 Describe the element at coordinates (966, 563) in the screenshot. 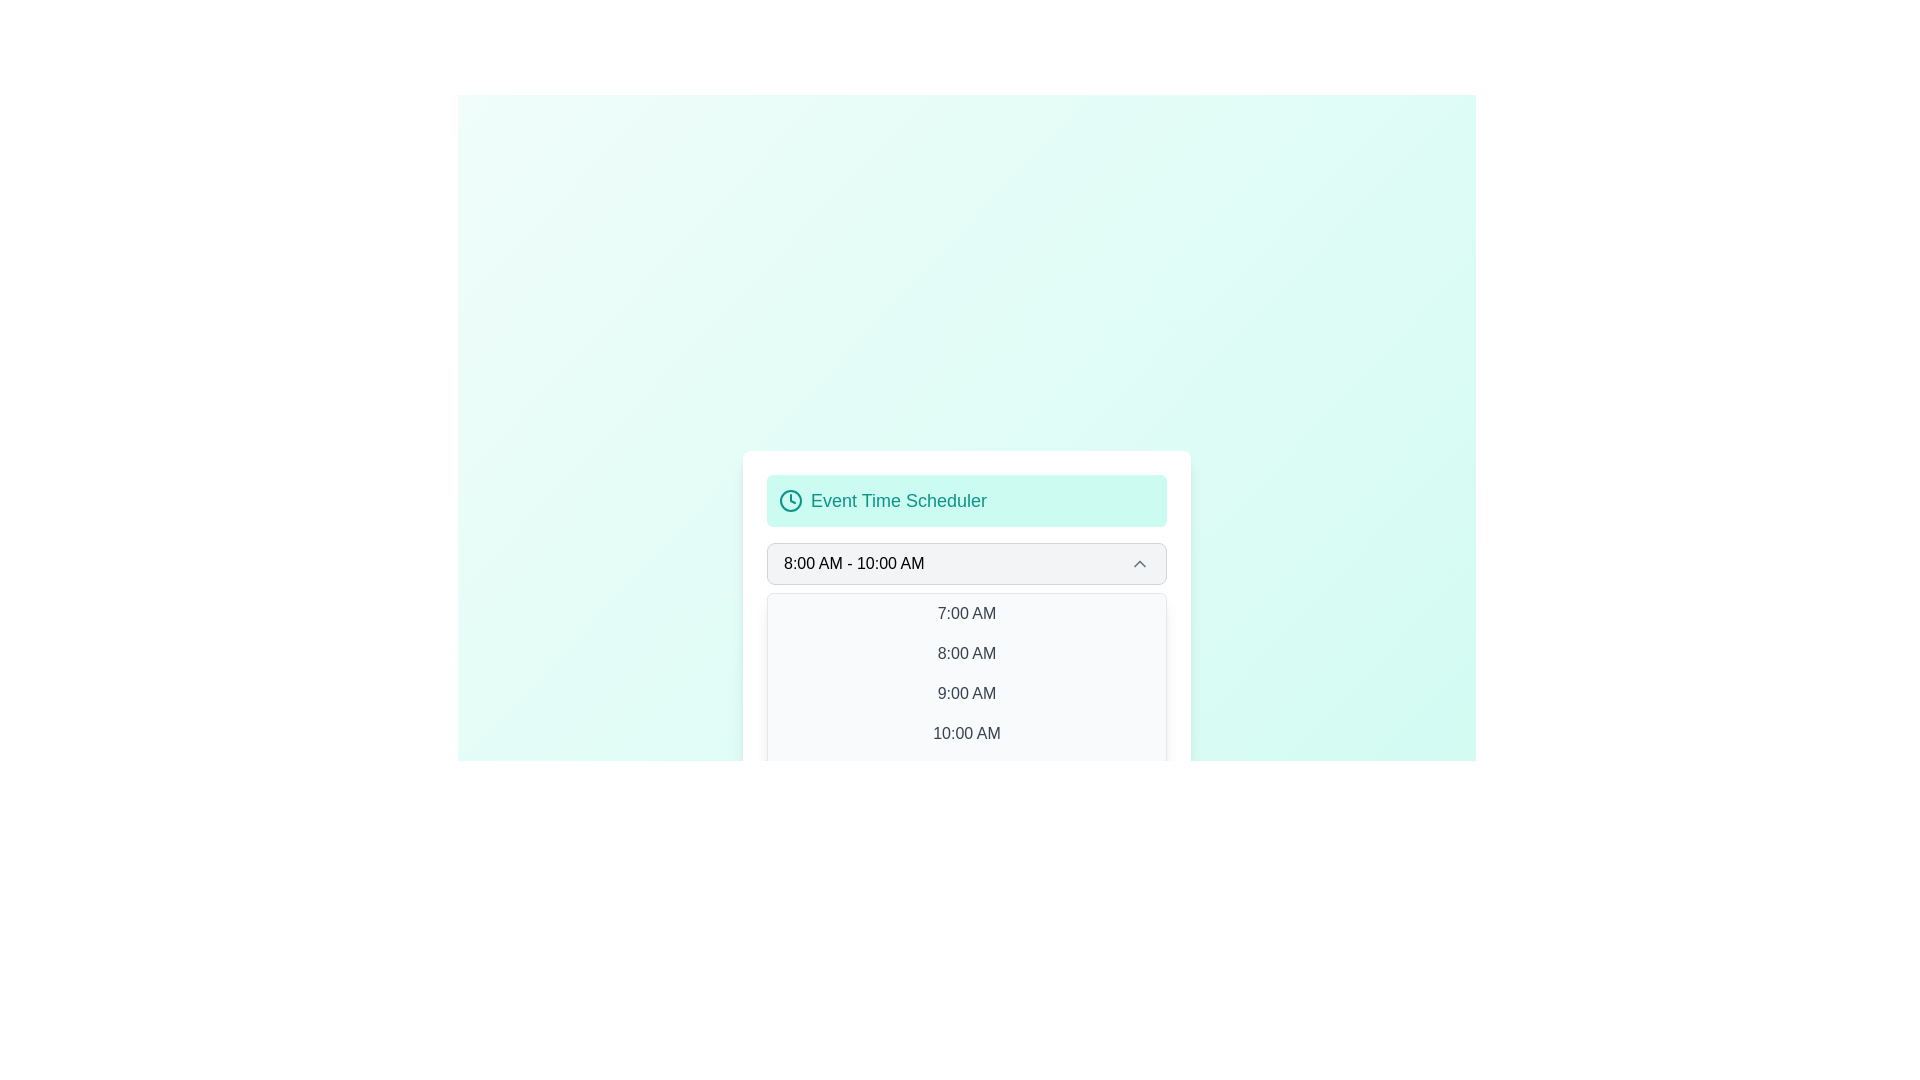

I see `the dropdown menu labeled '8:00 AM - 10:00 AM' within the 'Event Time Scheduler' card` at that location.